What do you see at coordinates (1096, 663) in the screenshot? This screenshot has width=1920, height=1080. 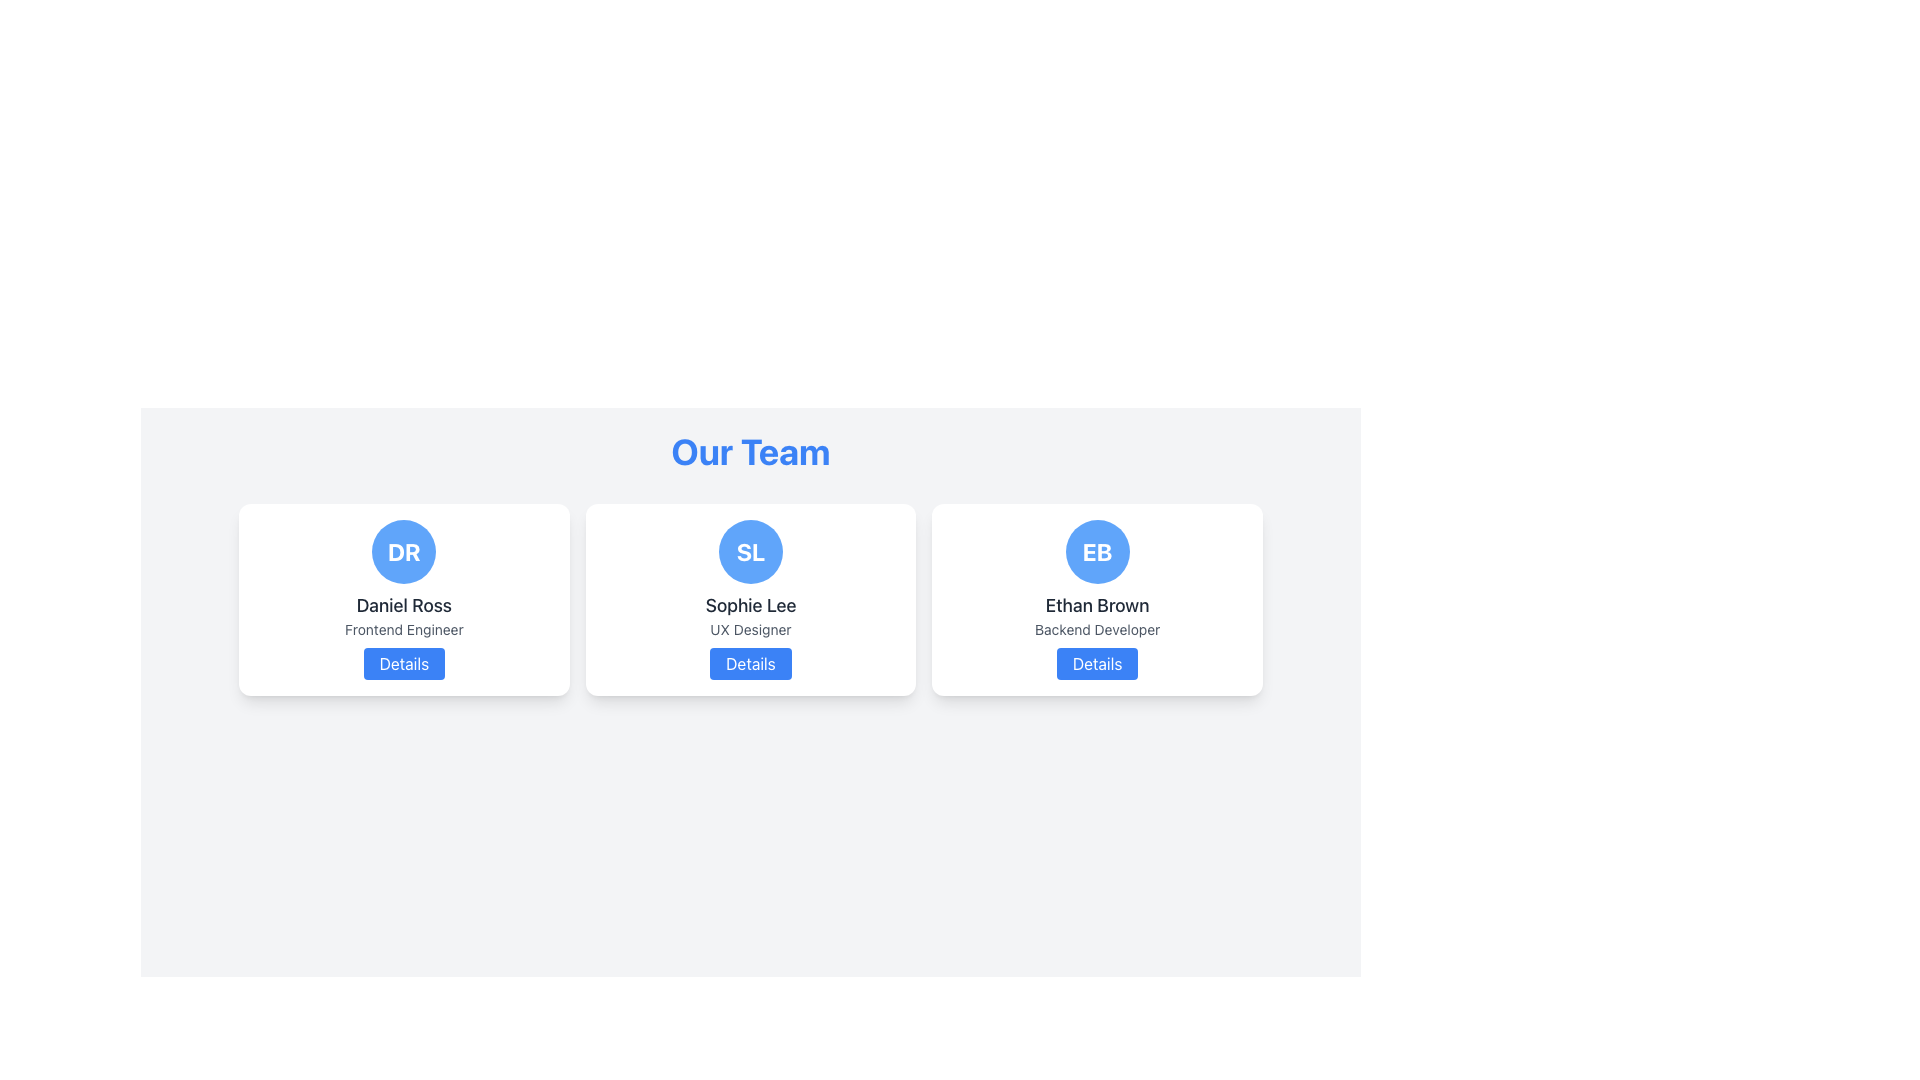 I see `the rectangular button labeled 'Details' with a blue background located at the bottom of the card for 'Ethan Brown', the Backend Developer` at bounding box center [1096, 663].